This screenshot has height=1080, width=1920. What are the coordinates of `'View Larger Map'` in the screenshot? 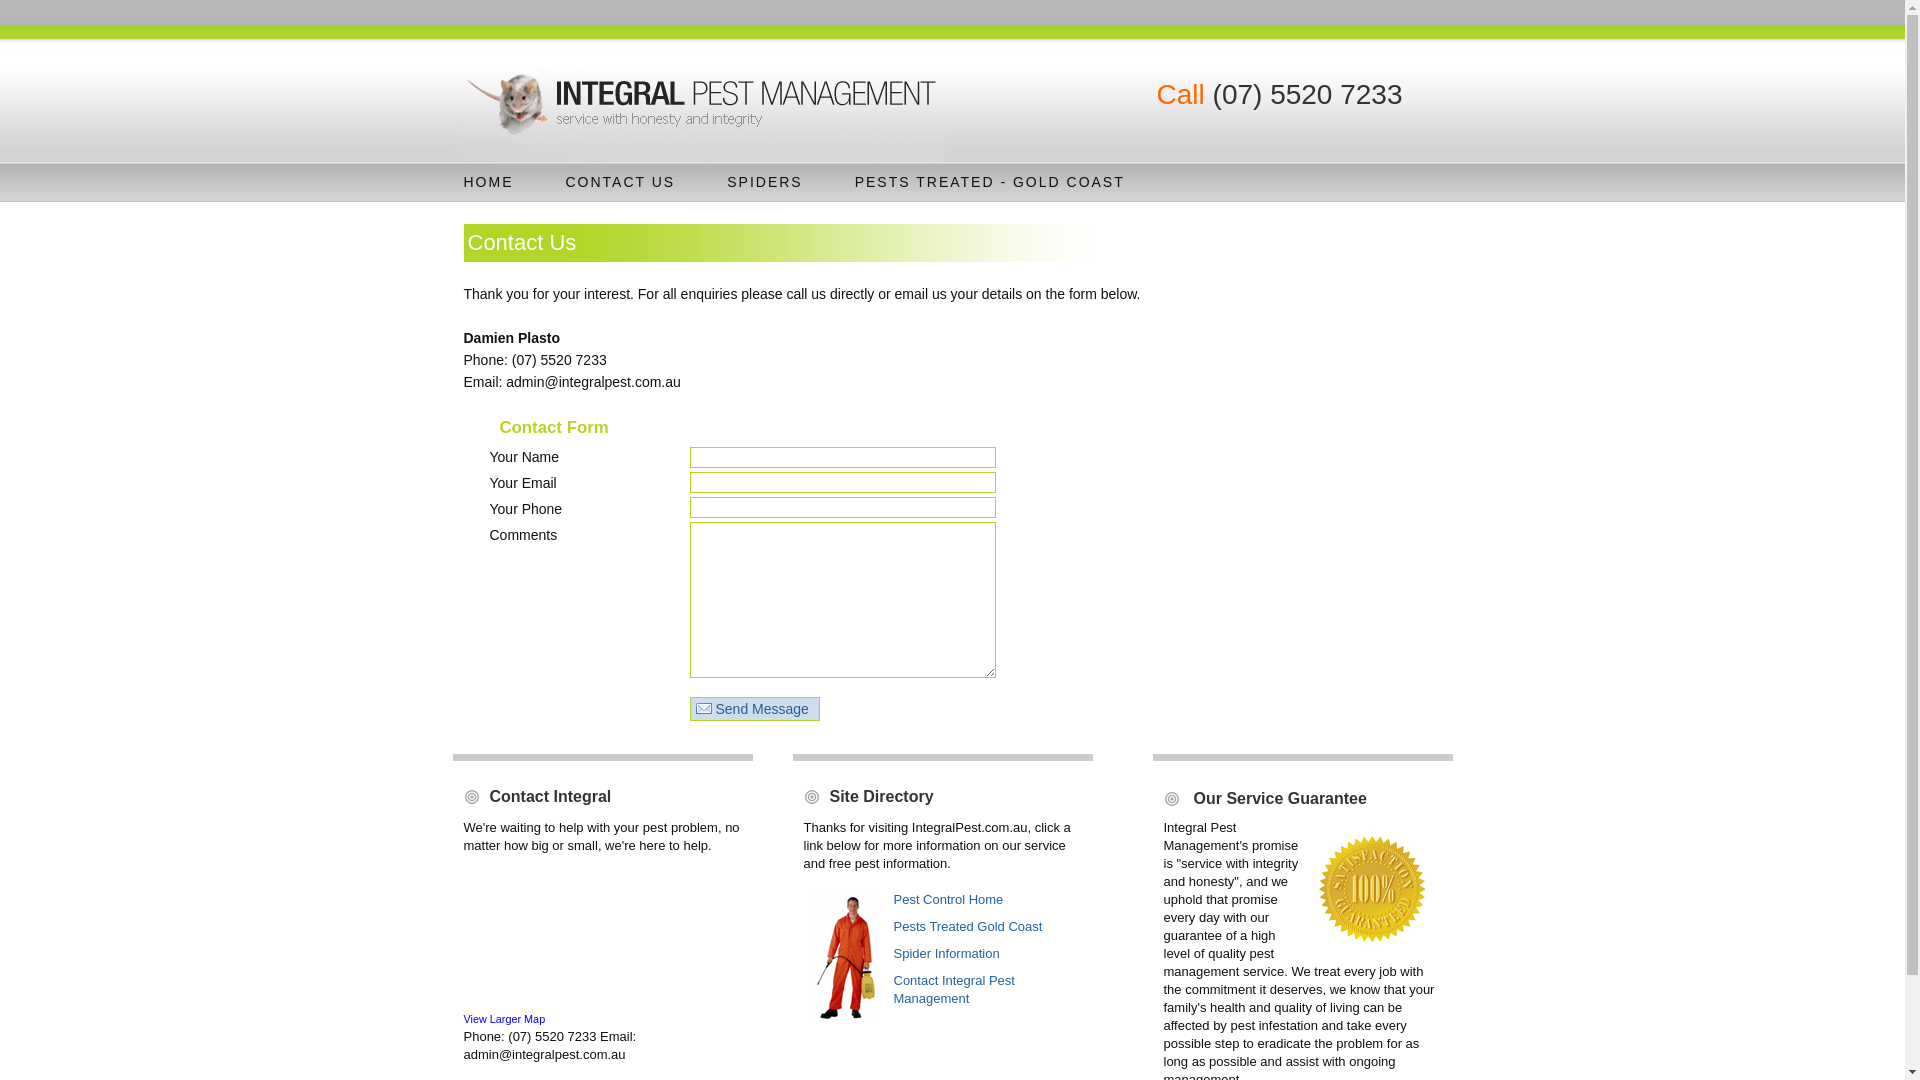 It's located at (504, 1018).